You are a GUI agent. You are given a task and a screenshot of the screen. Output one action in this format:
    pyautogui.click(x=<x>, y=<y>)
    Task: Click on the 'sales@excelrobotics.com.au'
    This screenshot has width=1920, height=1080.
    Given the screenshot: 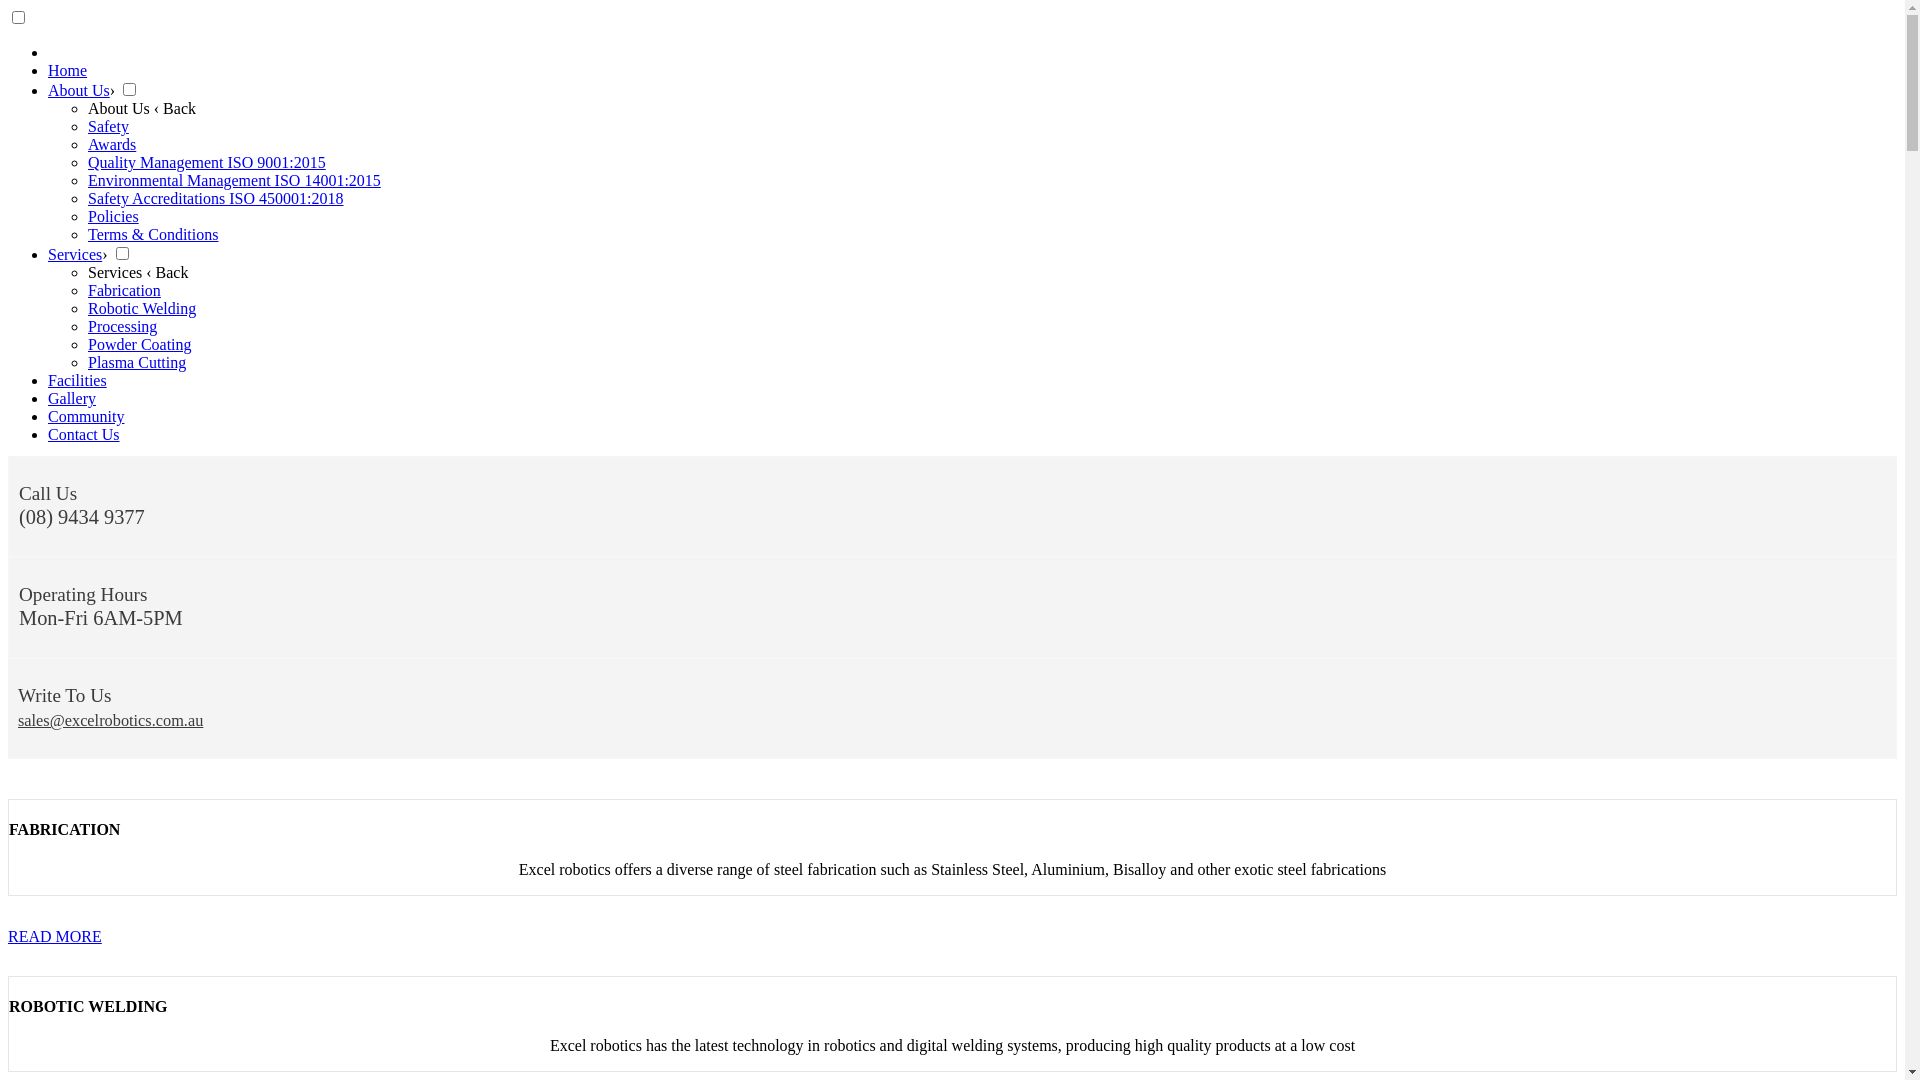 What is the action you would take?
    pyautogui.click(x=18, y=720)
    